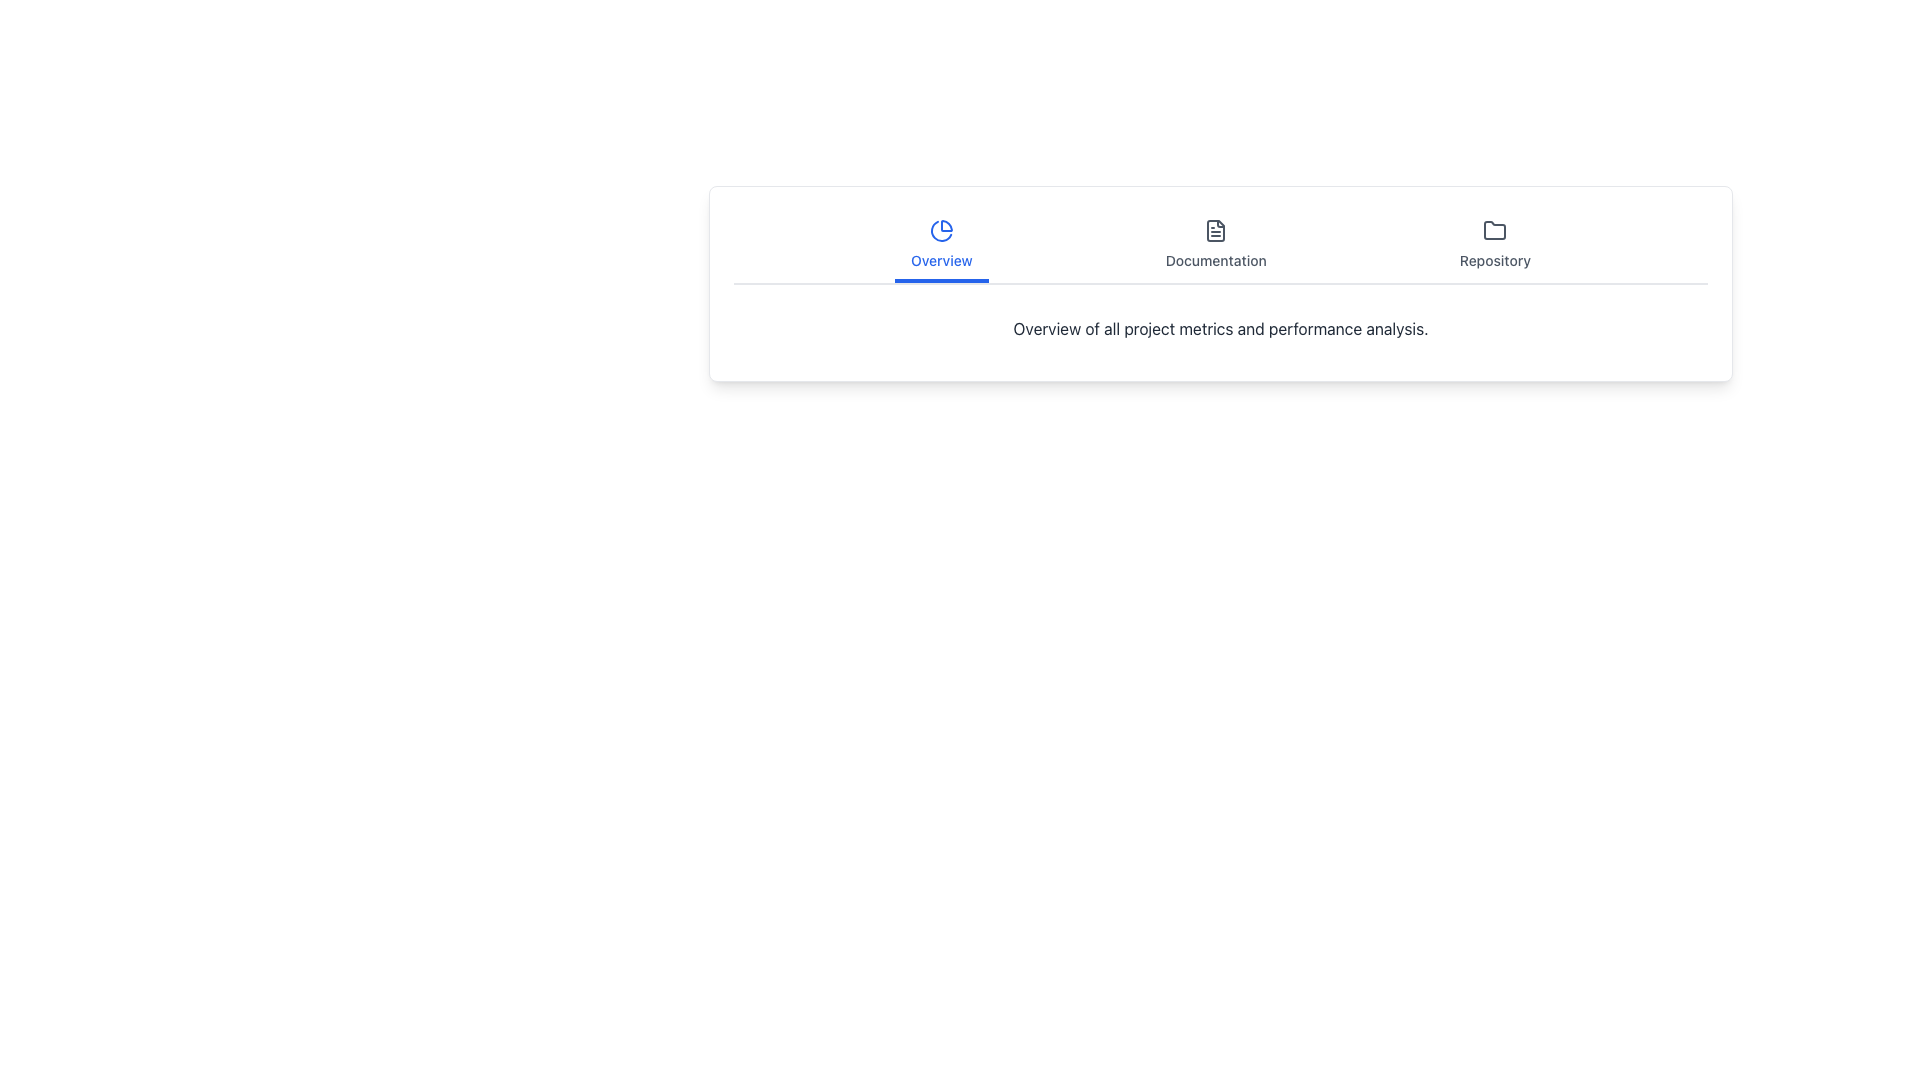  Describe the element at coordinates (1219, 327) in the screenshot. I see `information provided in the 'Overview' section text element, which is located below the navigation bar and centered within the content area` at that location.